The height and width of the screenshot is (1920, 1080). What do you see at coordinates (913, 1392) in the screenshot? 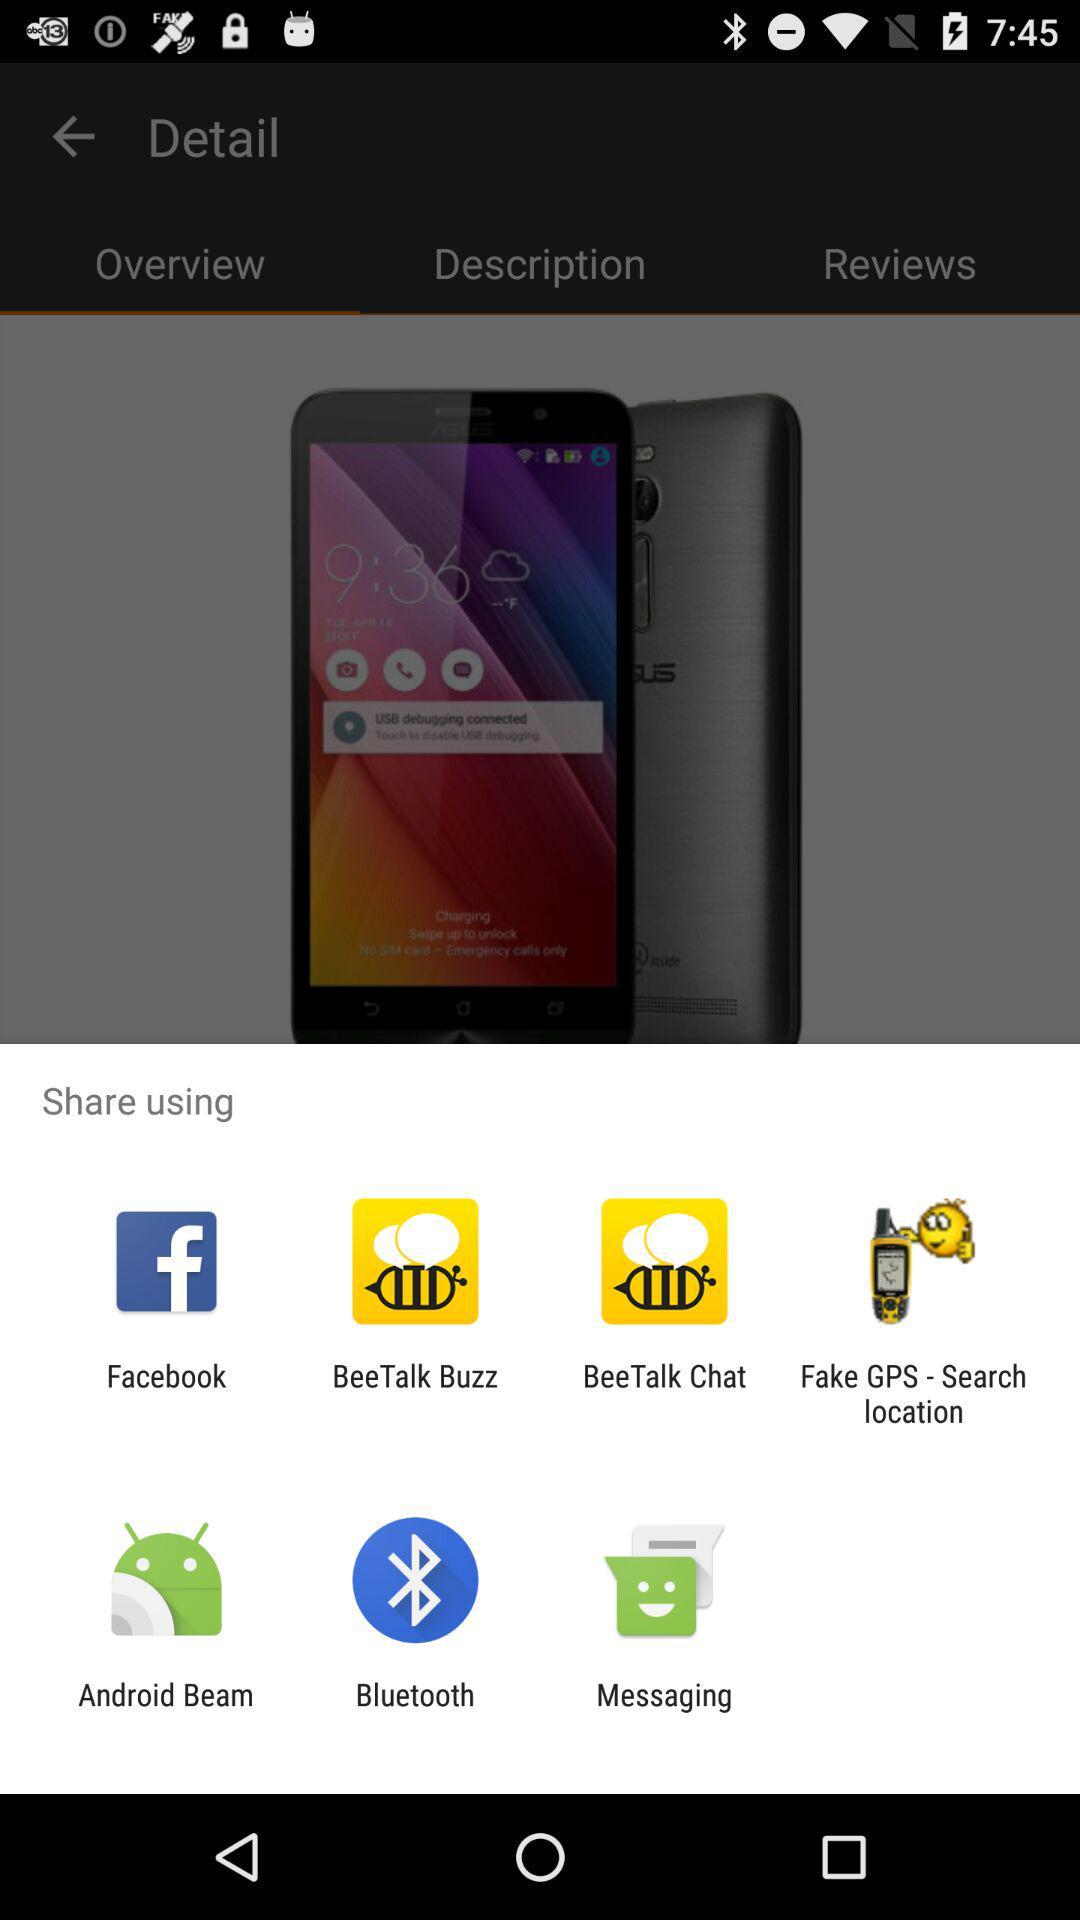
I see `the fake gps search` at bounding box center [913, 1392].